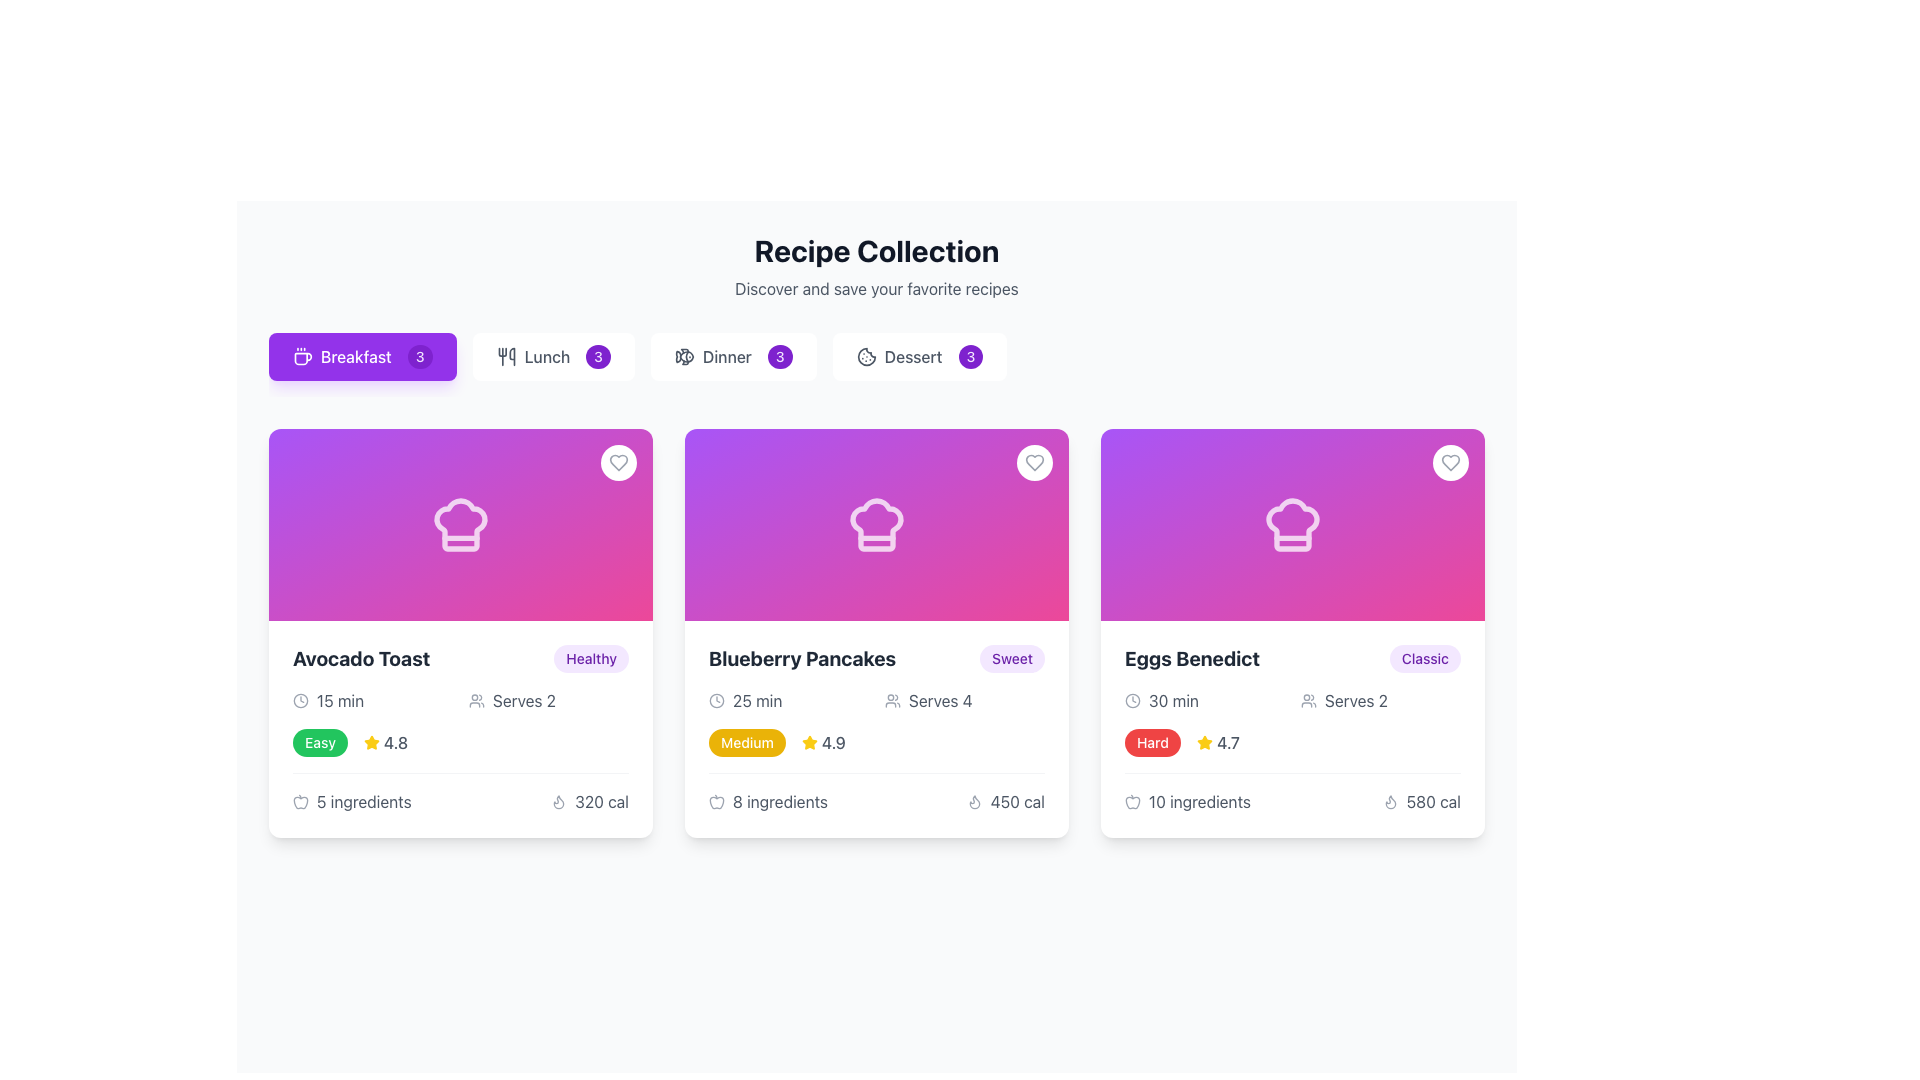  I want to click on the rating value displayed as '4.9' in medium gray font, located within the Blueberry Pancakes card, directly to the right of the yellow star icon, so click(833, 743).